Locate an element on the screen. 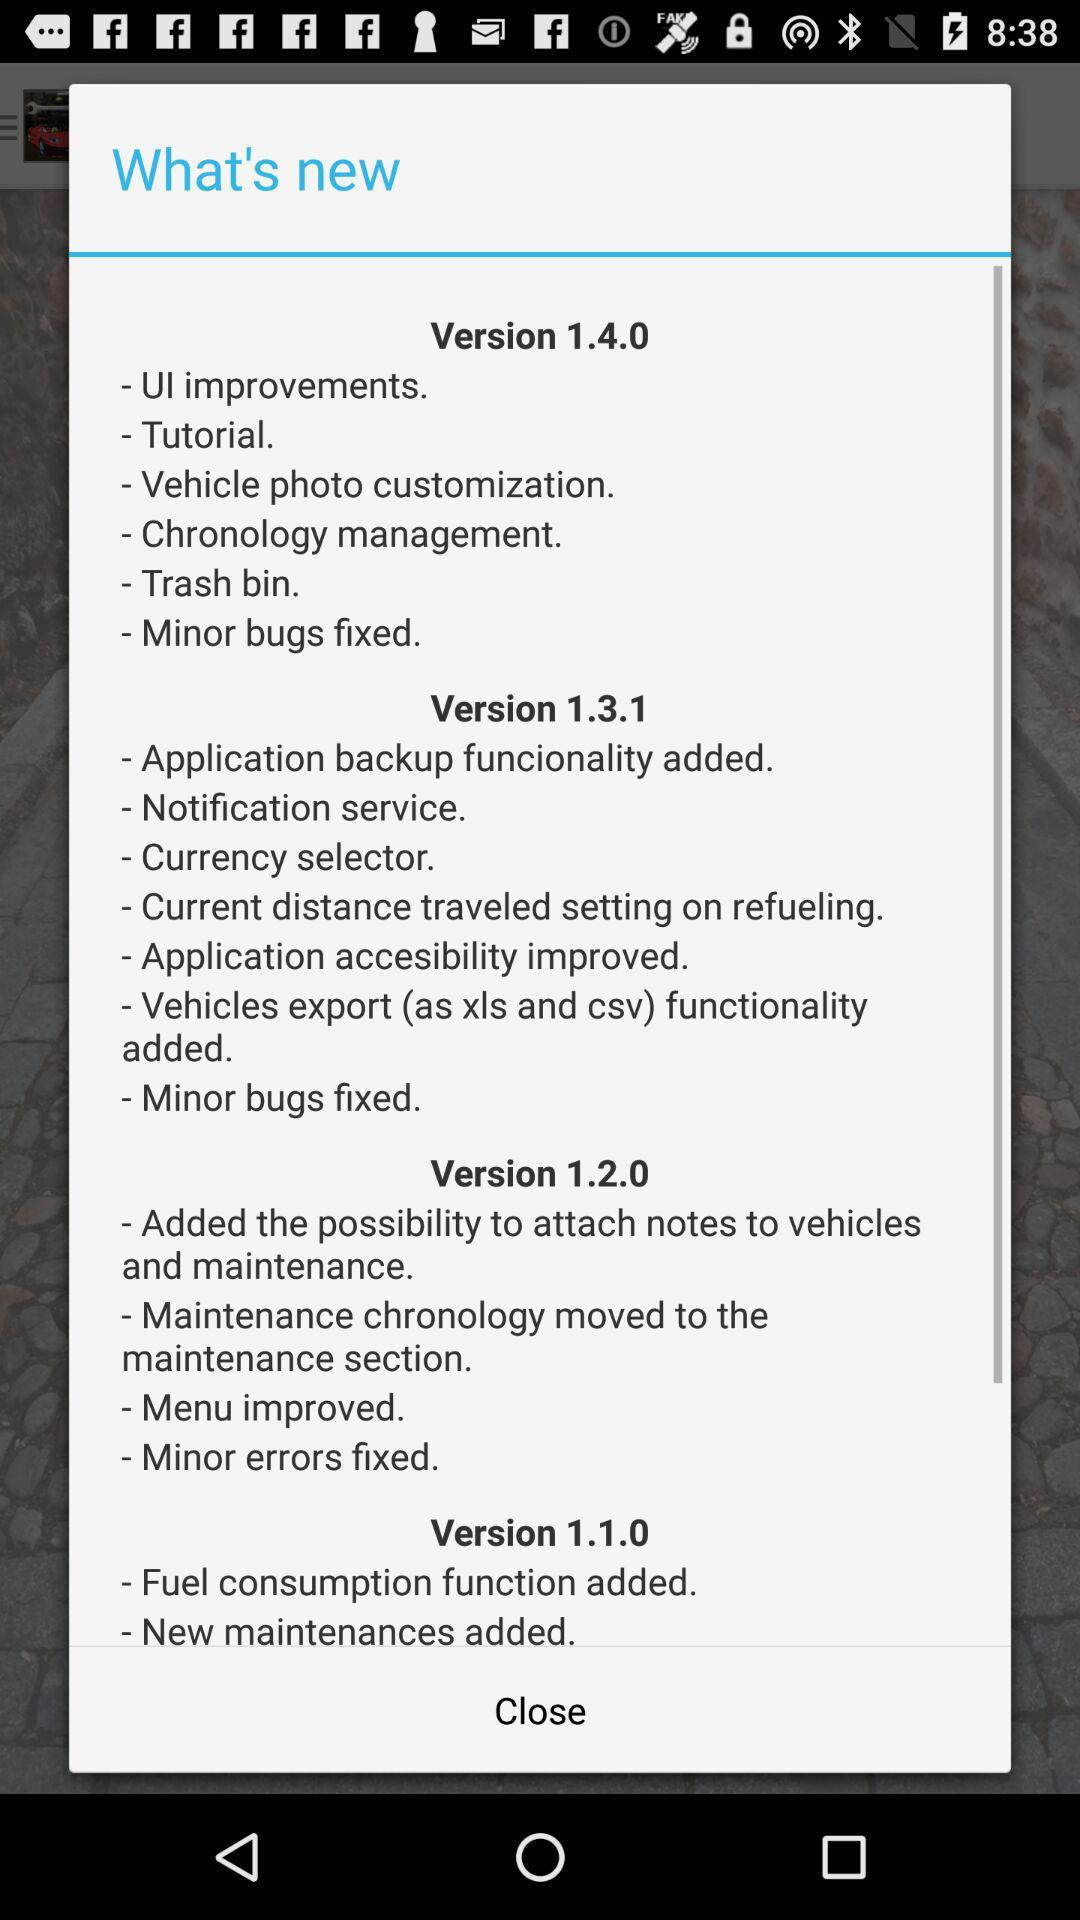 The width and height of the screenshot is (1080, 1920). close item is located at coordinates (540, 1708).